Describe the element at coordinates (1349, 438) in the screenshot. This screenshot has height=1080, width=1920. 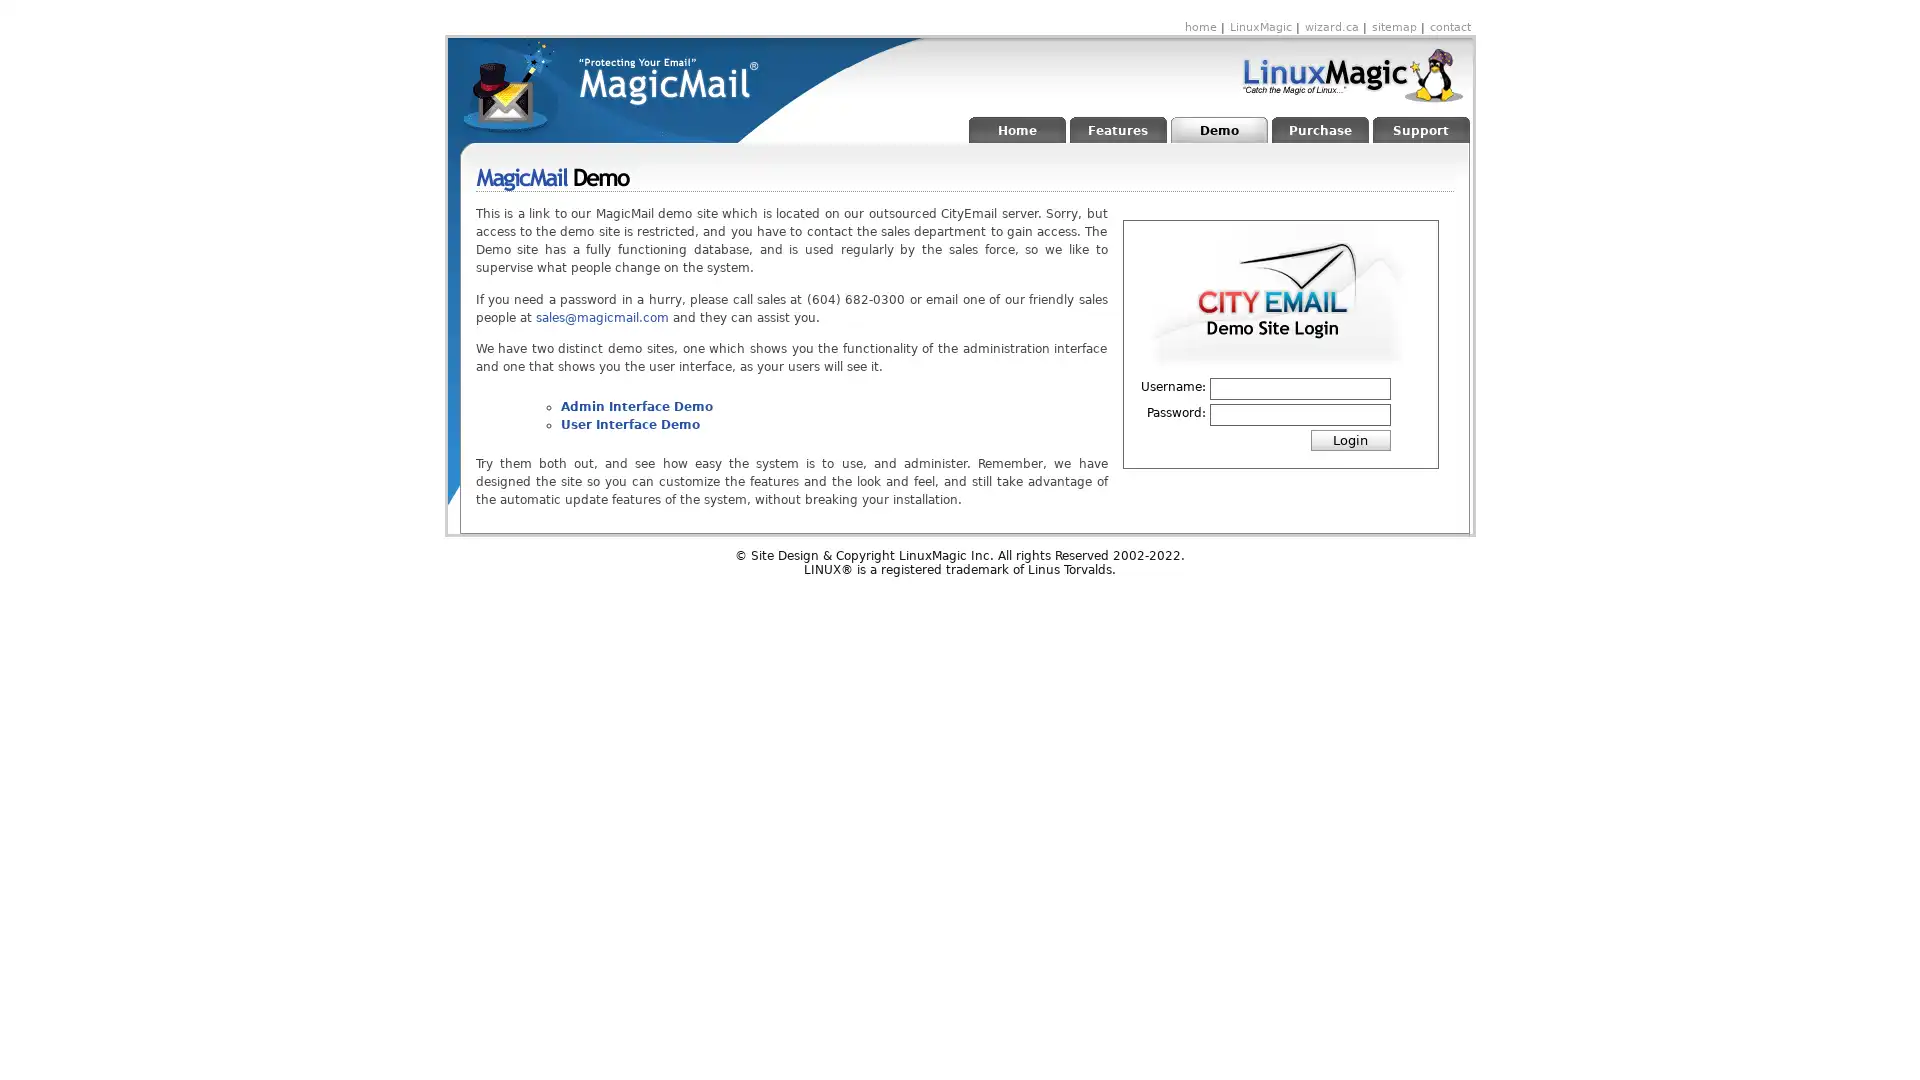
I see `Login` at that location.